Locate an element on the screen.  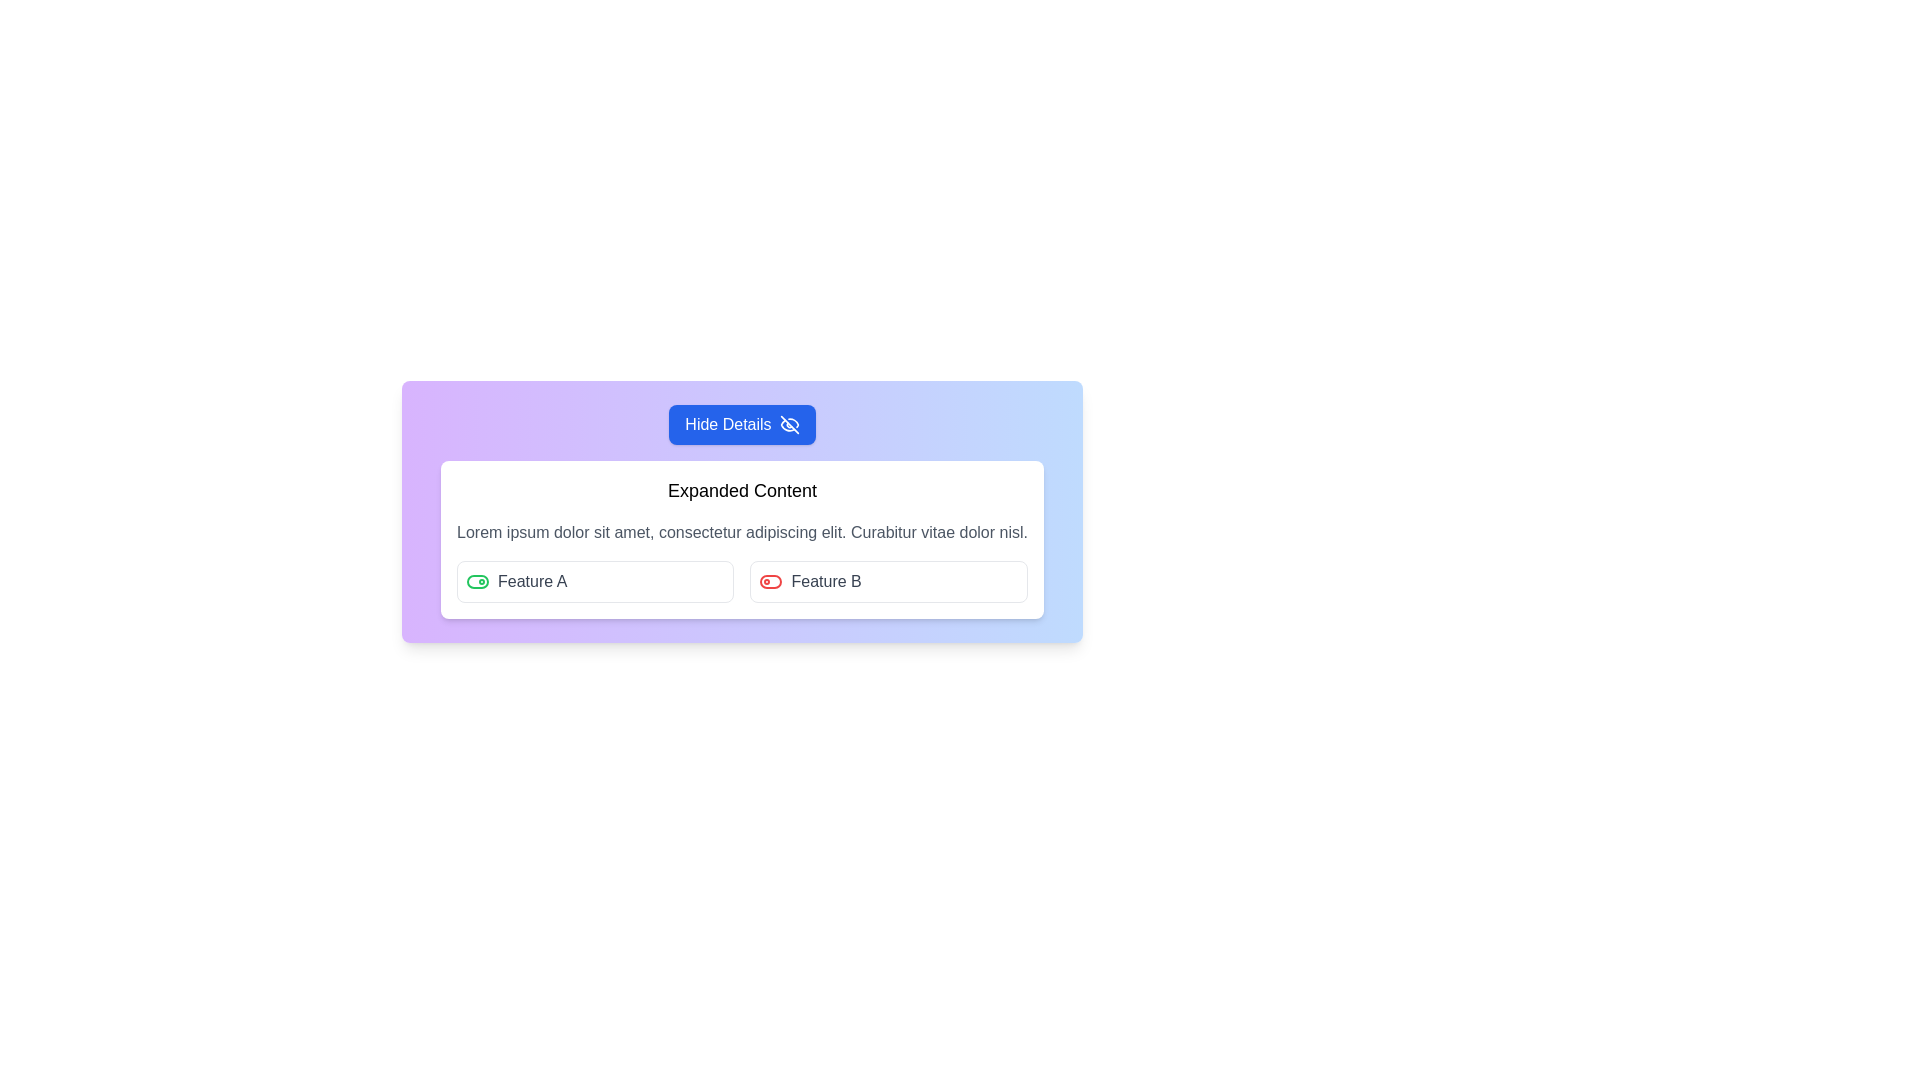
the thin diagonal Decorative SVG line that is part of the icon located at the top-center of the card layout, aligned with the 'Hide Details' button is located at coordinates (788, 423).